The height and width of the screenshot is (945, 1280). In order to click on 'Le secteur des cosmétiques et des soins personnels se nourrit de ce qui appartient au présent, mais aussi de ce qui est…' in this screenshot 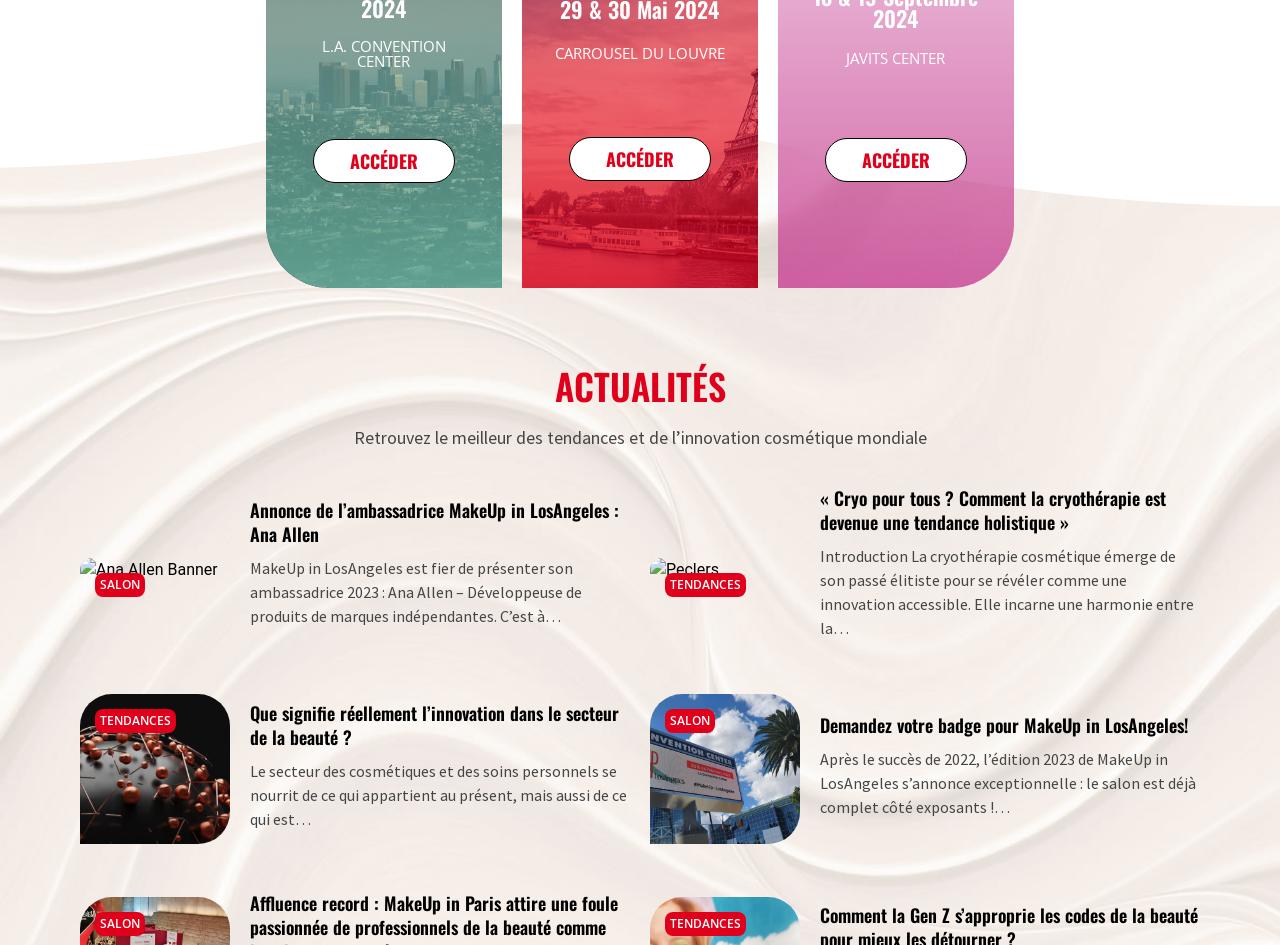, I will do `click(437, 792)`.